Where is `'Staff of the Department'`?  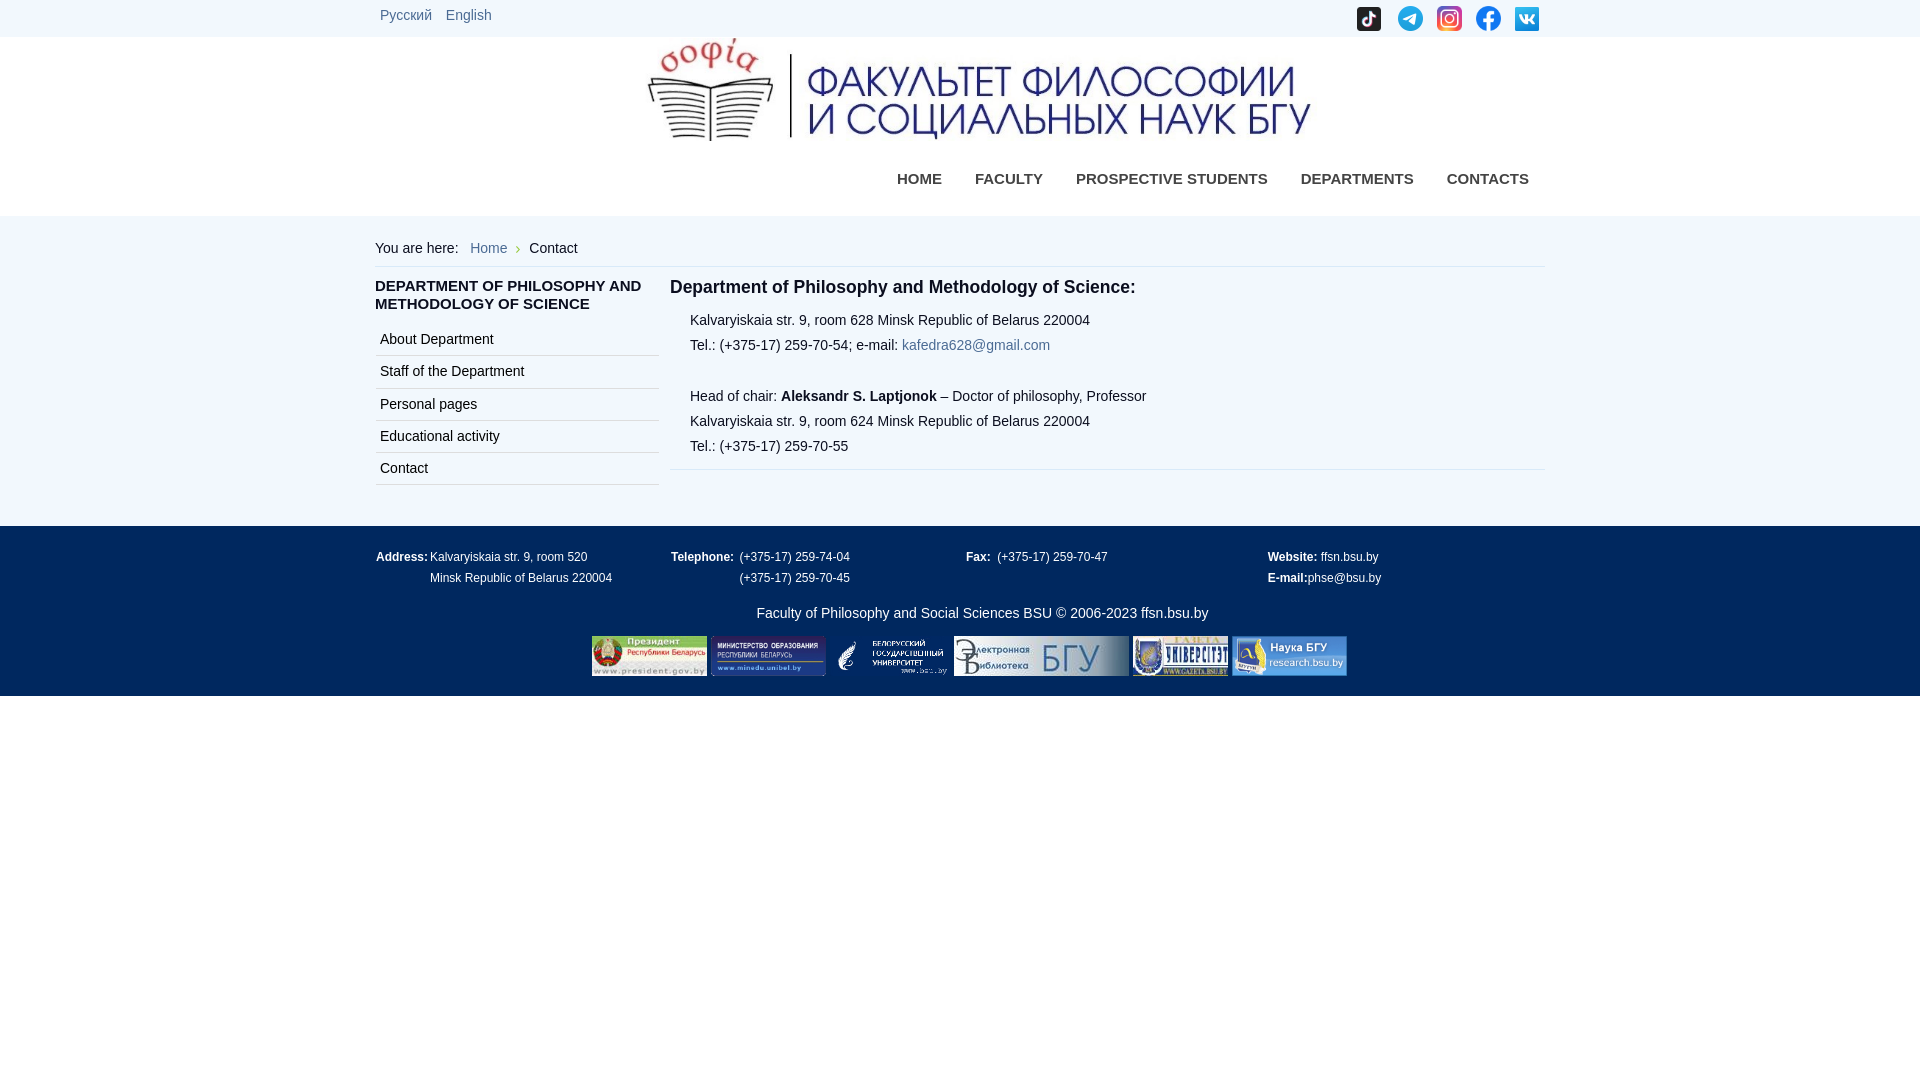
'Staff of the Department' is located at coordinates (375, 371).